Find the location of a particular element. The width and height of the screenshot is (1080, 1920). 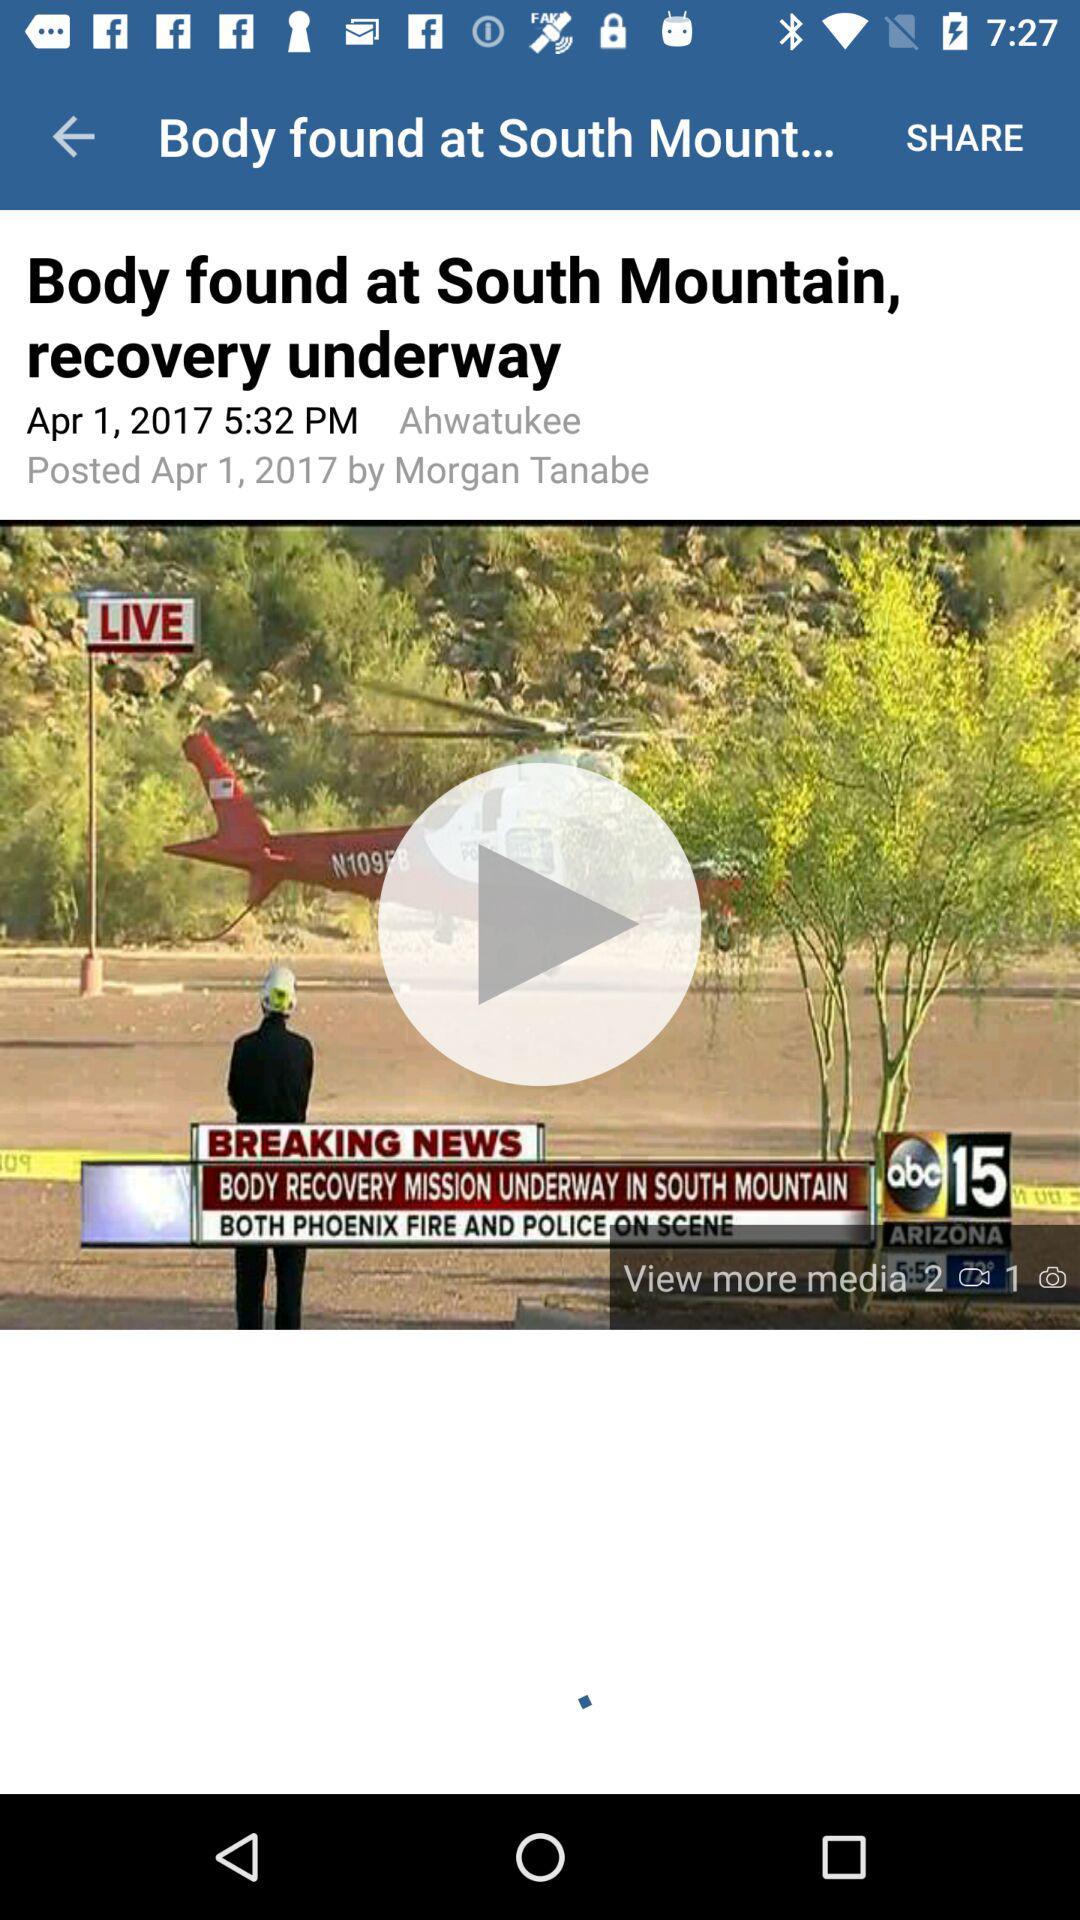

the icon above body found at icon is located at coordinates (963, 135).